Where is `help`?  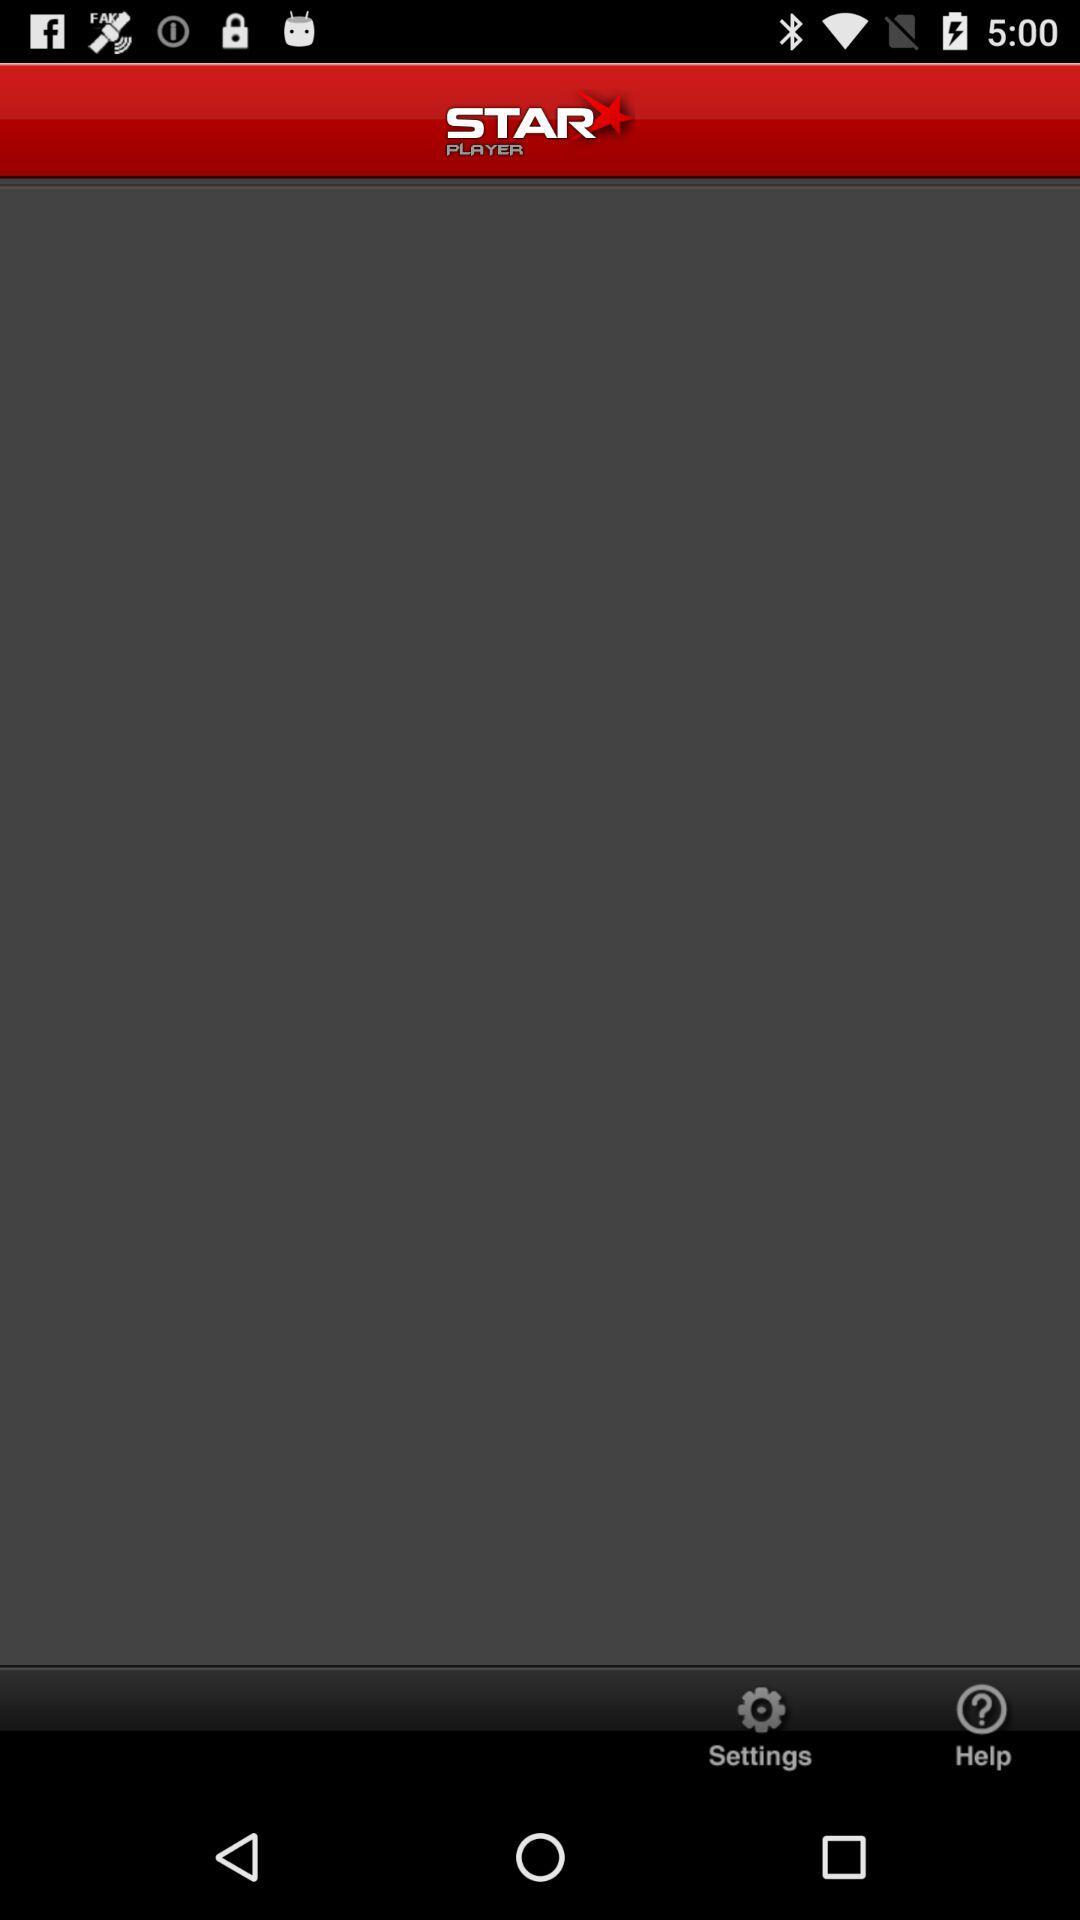 help is located at coordinates (981, 1728).